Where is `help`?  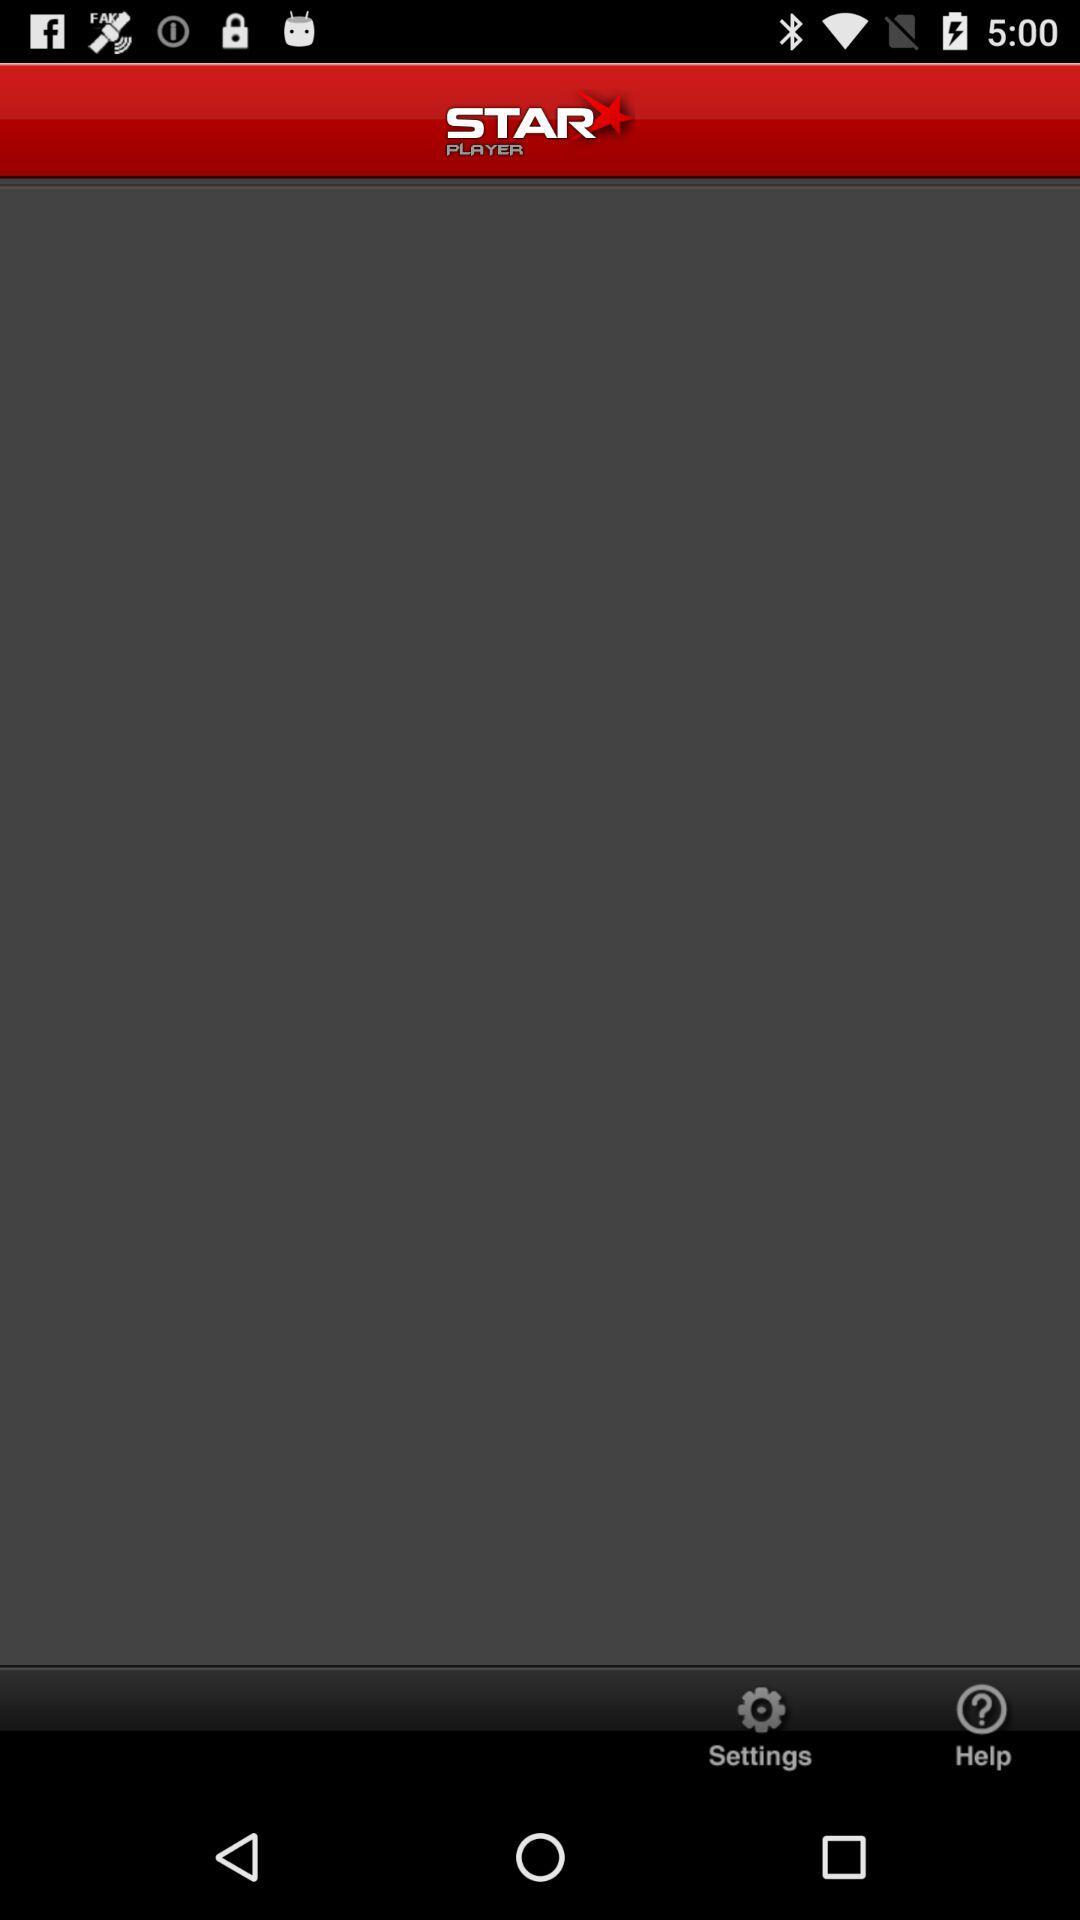 help is located at coordinates (981, 1728).